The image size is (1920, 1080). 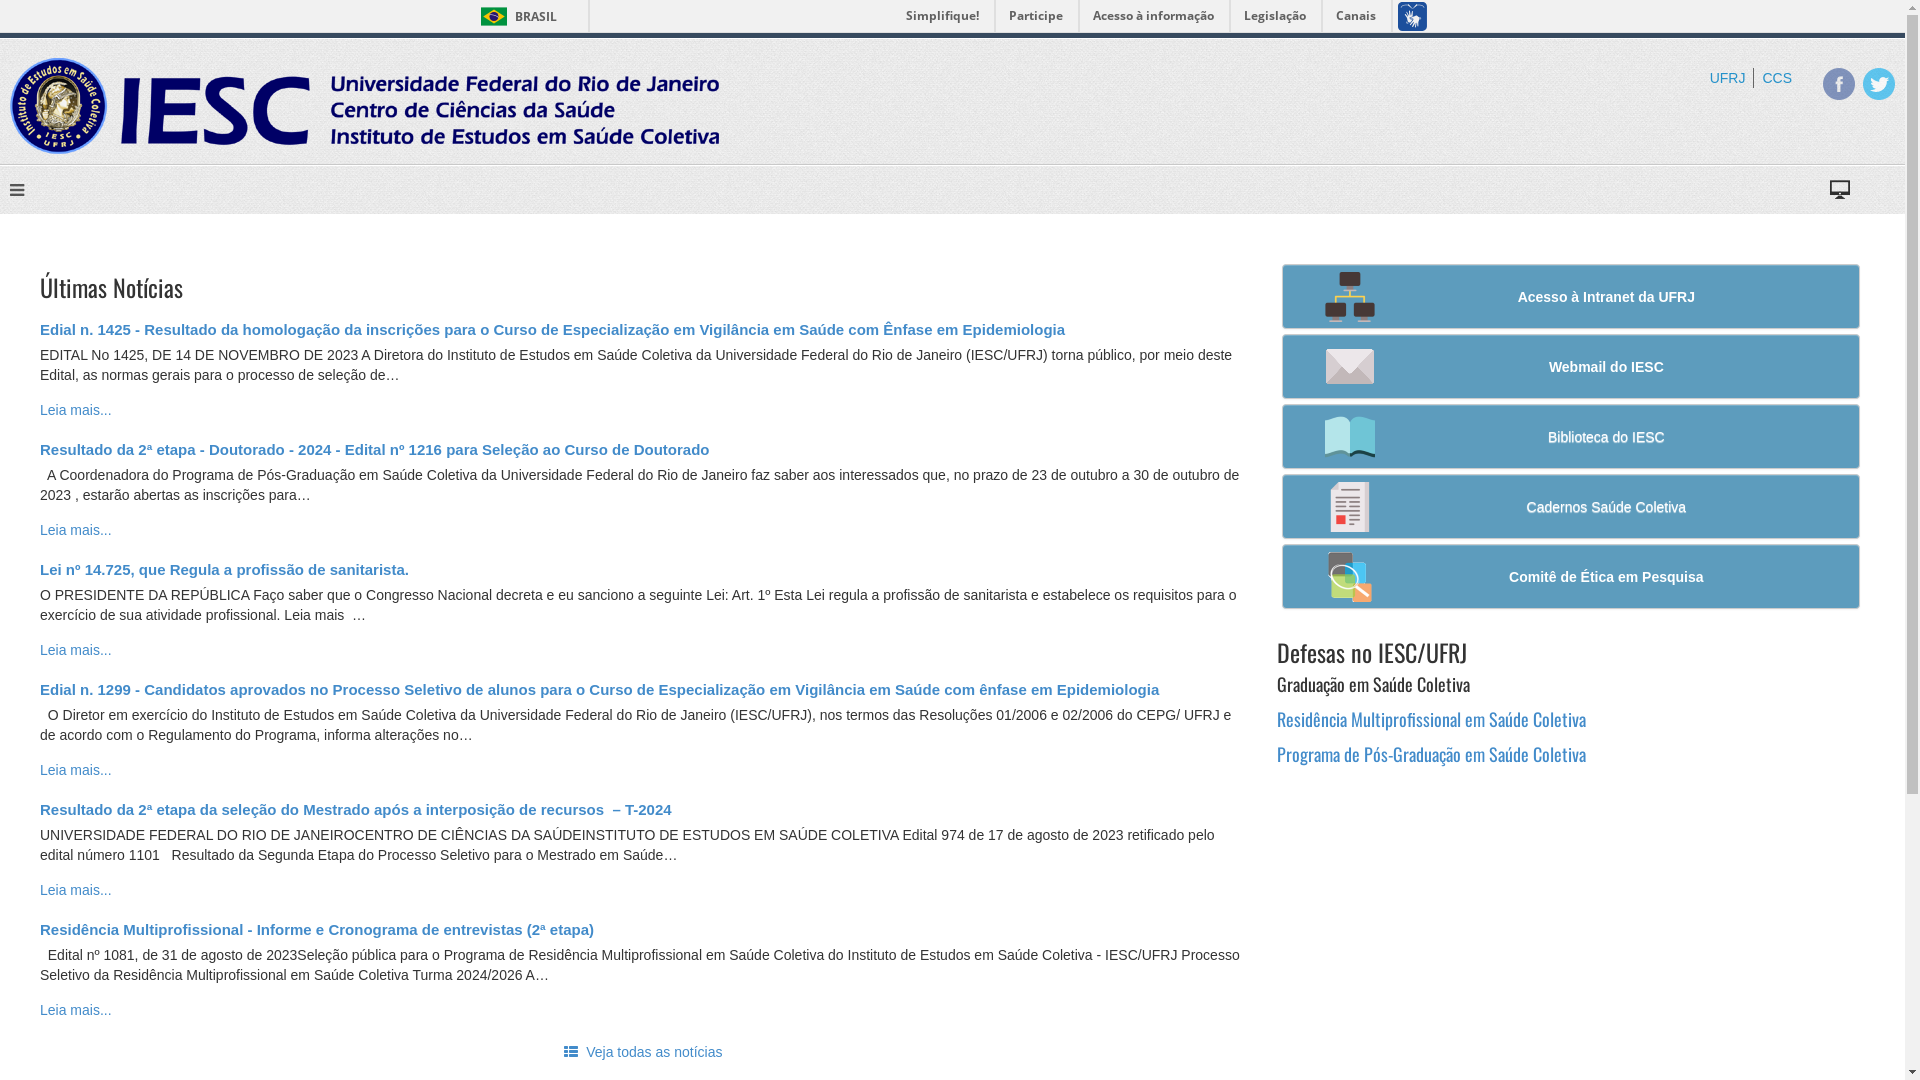 What do you see at coordinates (1708, 76) in the screenshot?
I see `'UFRJ'` at bounding box center [1708, 76].